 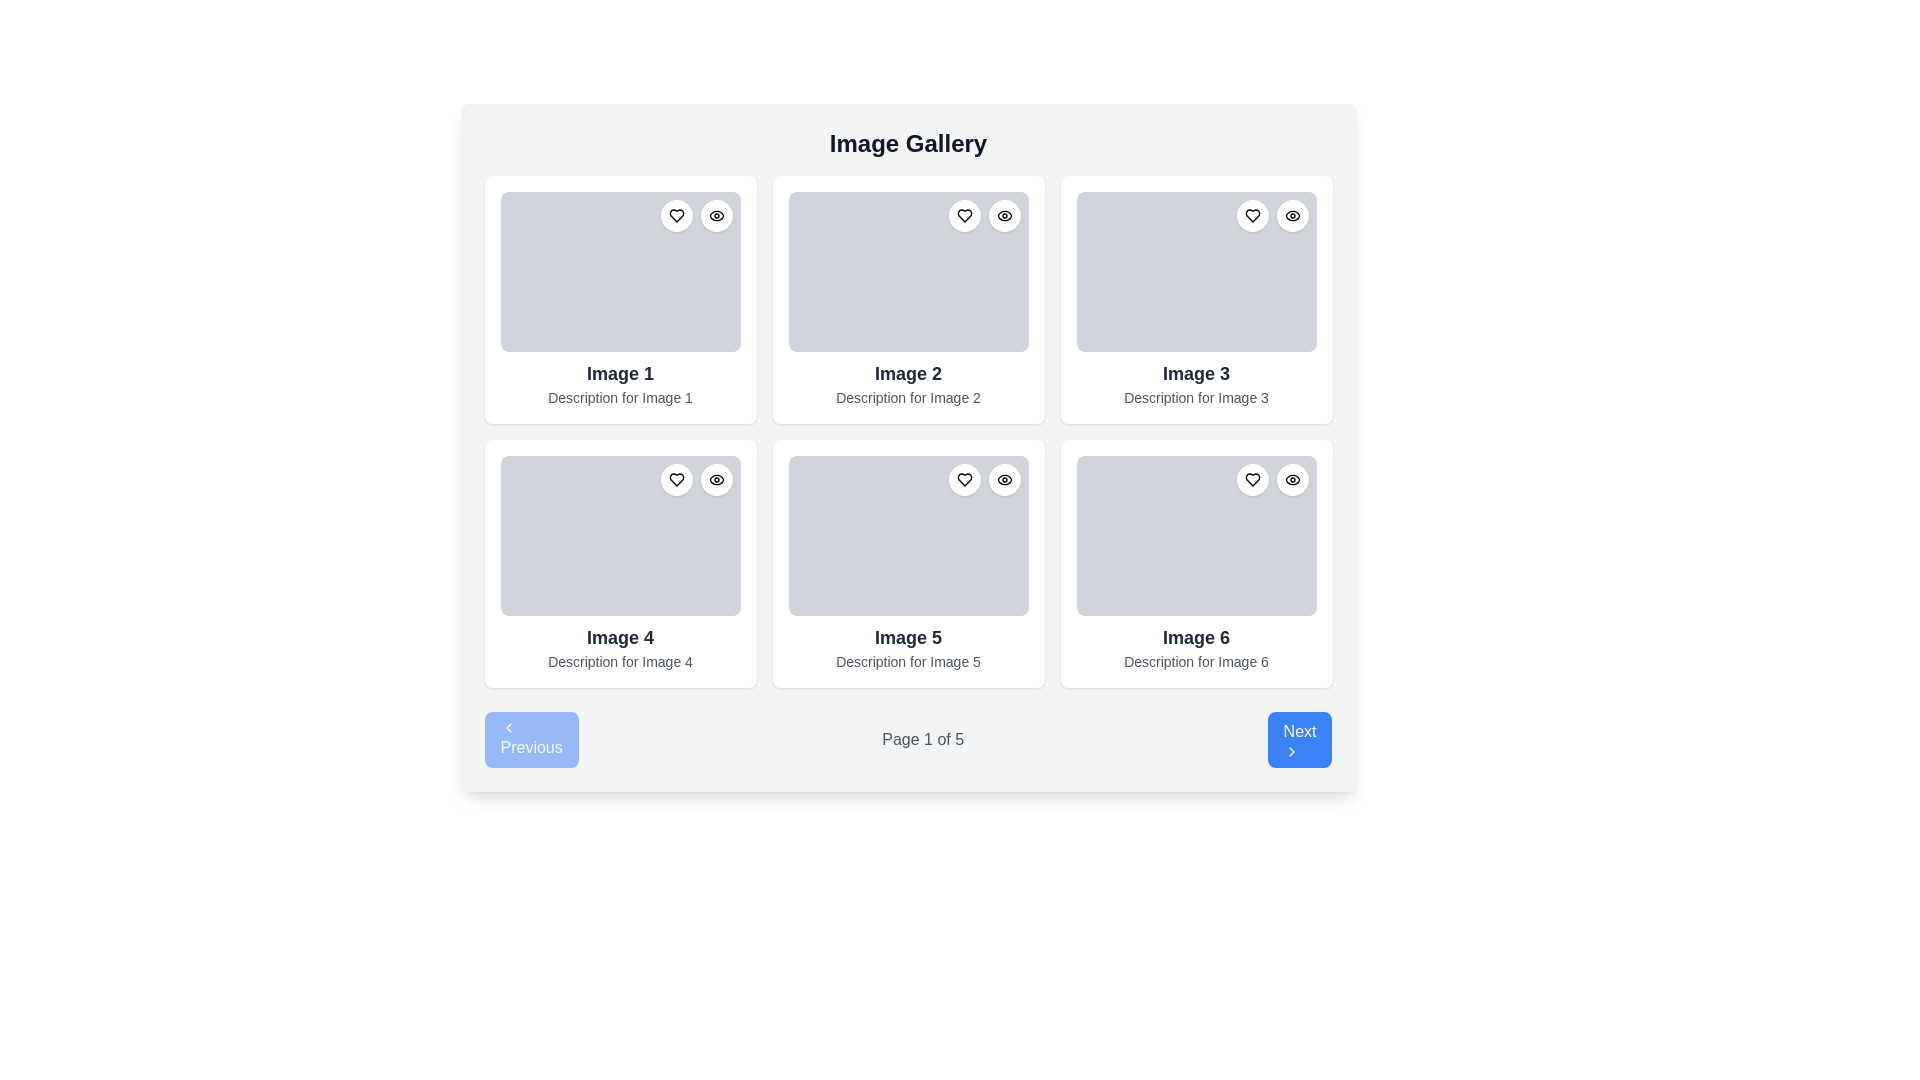 What do you see at coordinates (716, 479) in the screenshot?
I see `the outer shape of the eye icon associated with viewing or previewing content, located adjacent to each image thumbnail` at bounding box center [716, 479].